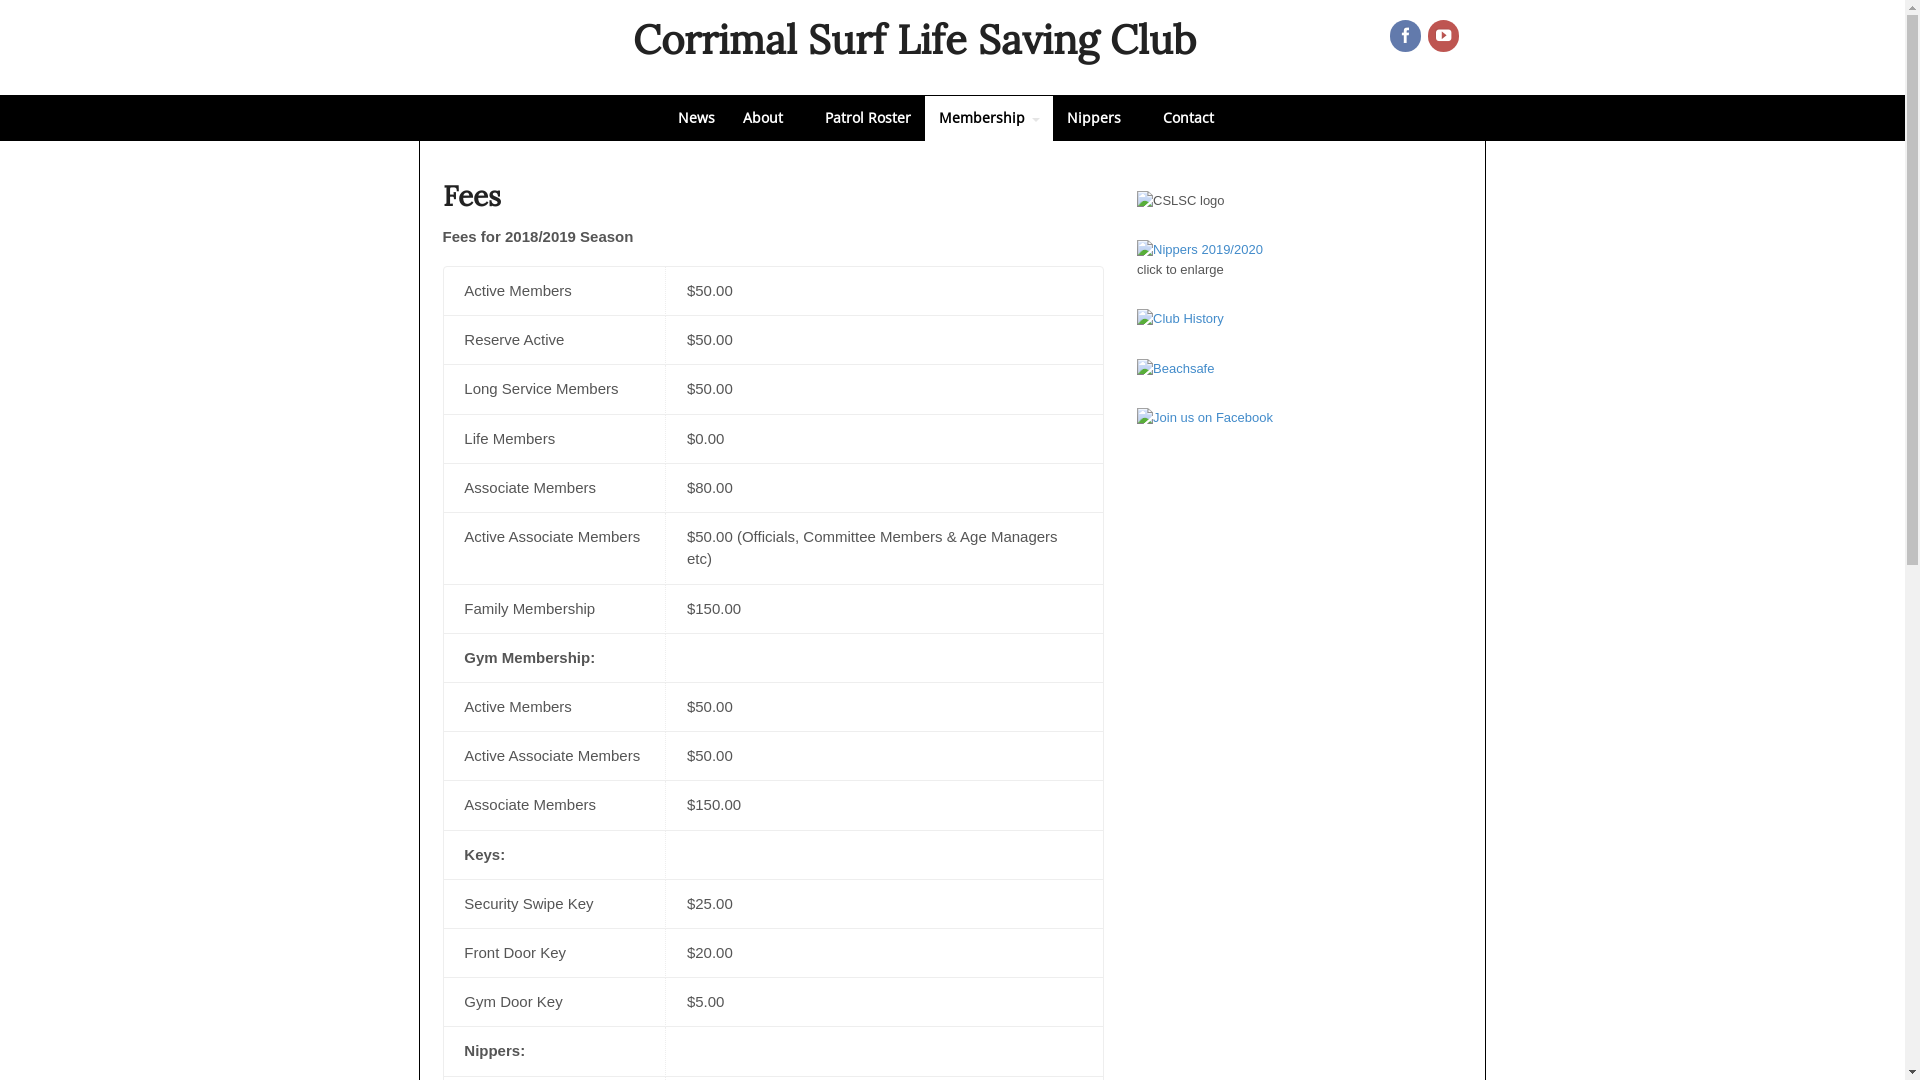  Describe the element at coordinates (988, 118) in the screenshot. I see `'Membership'` at that location.